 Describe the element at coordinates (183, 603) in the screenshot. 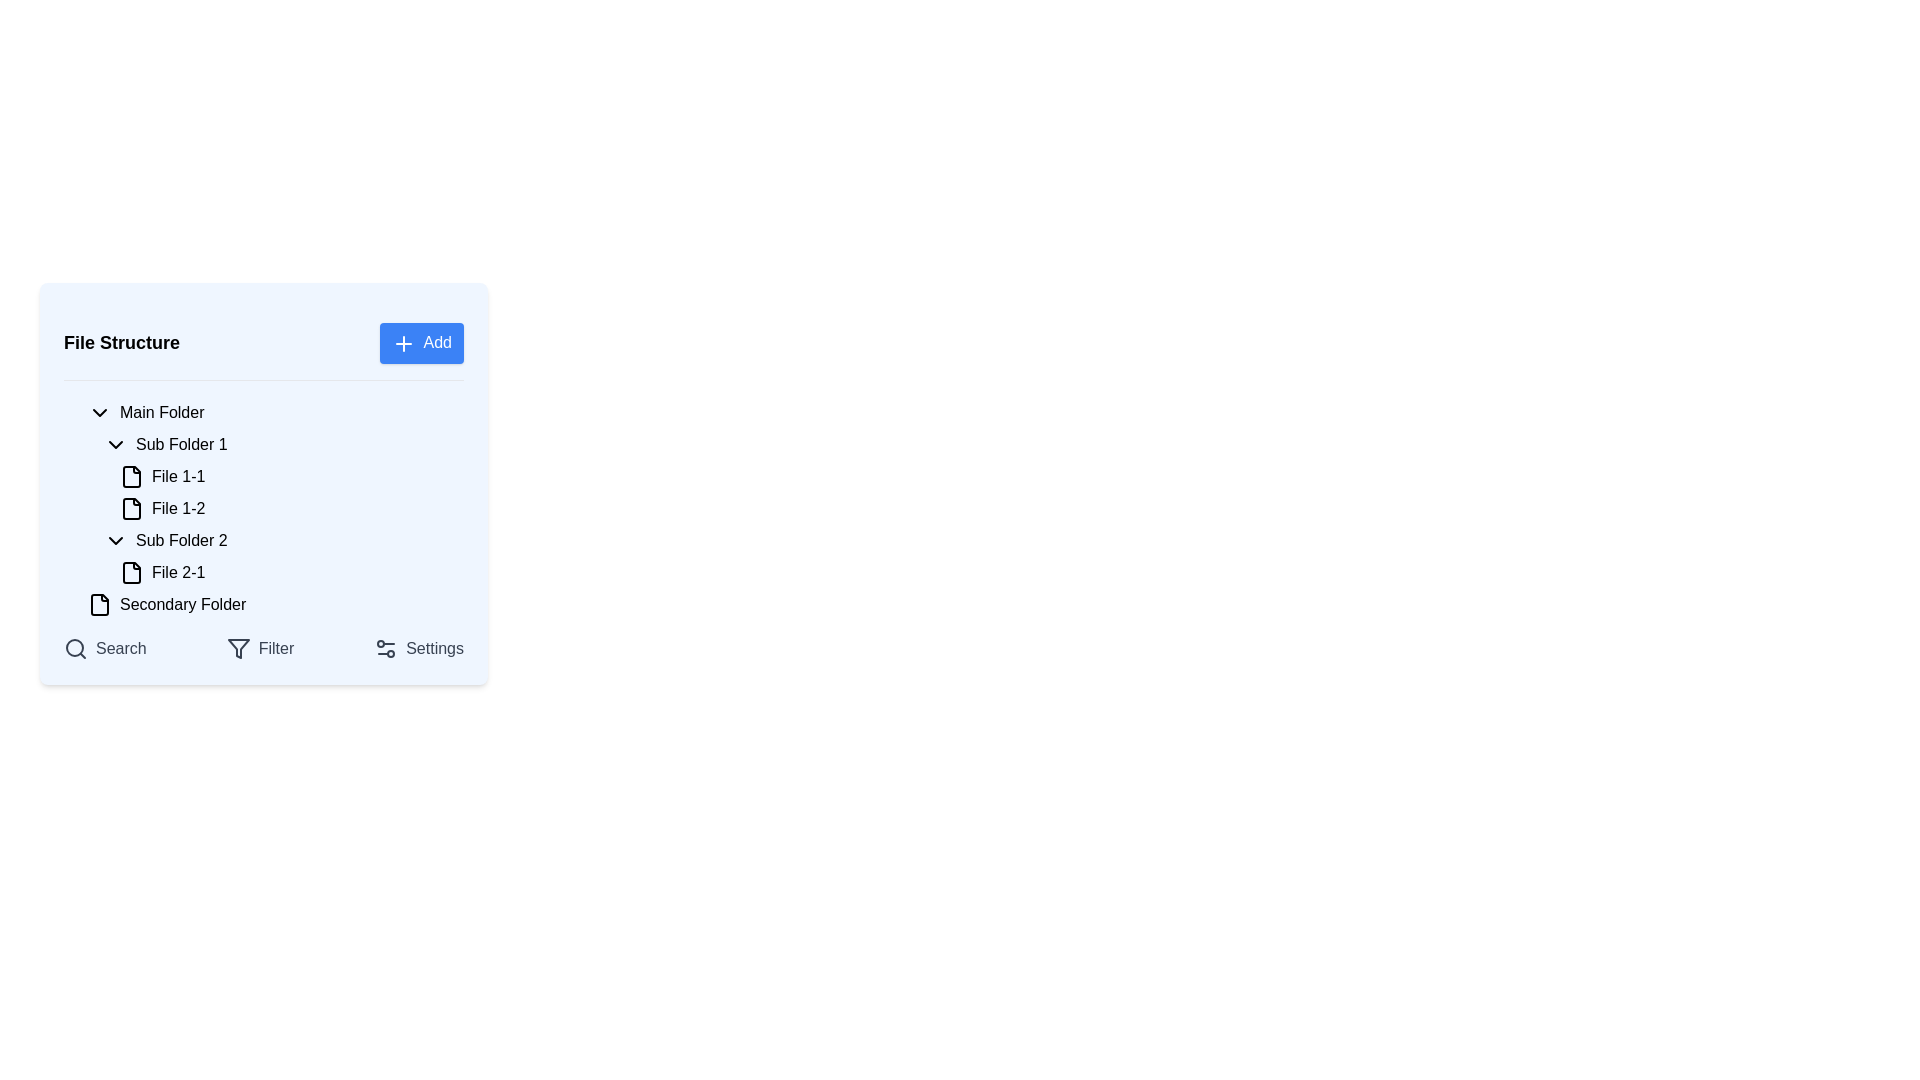

I see `the text label 'Secondary Folder'` at that location.